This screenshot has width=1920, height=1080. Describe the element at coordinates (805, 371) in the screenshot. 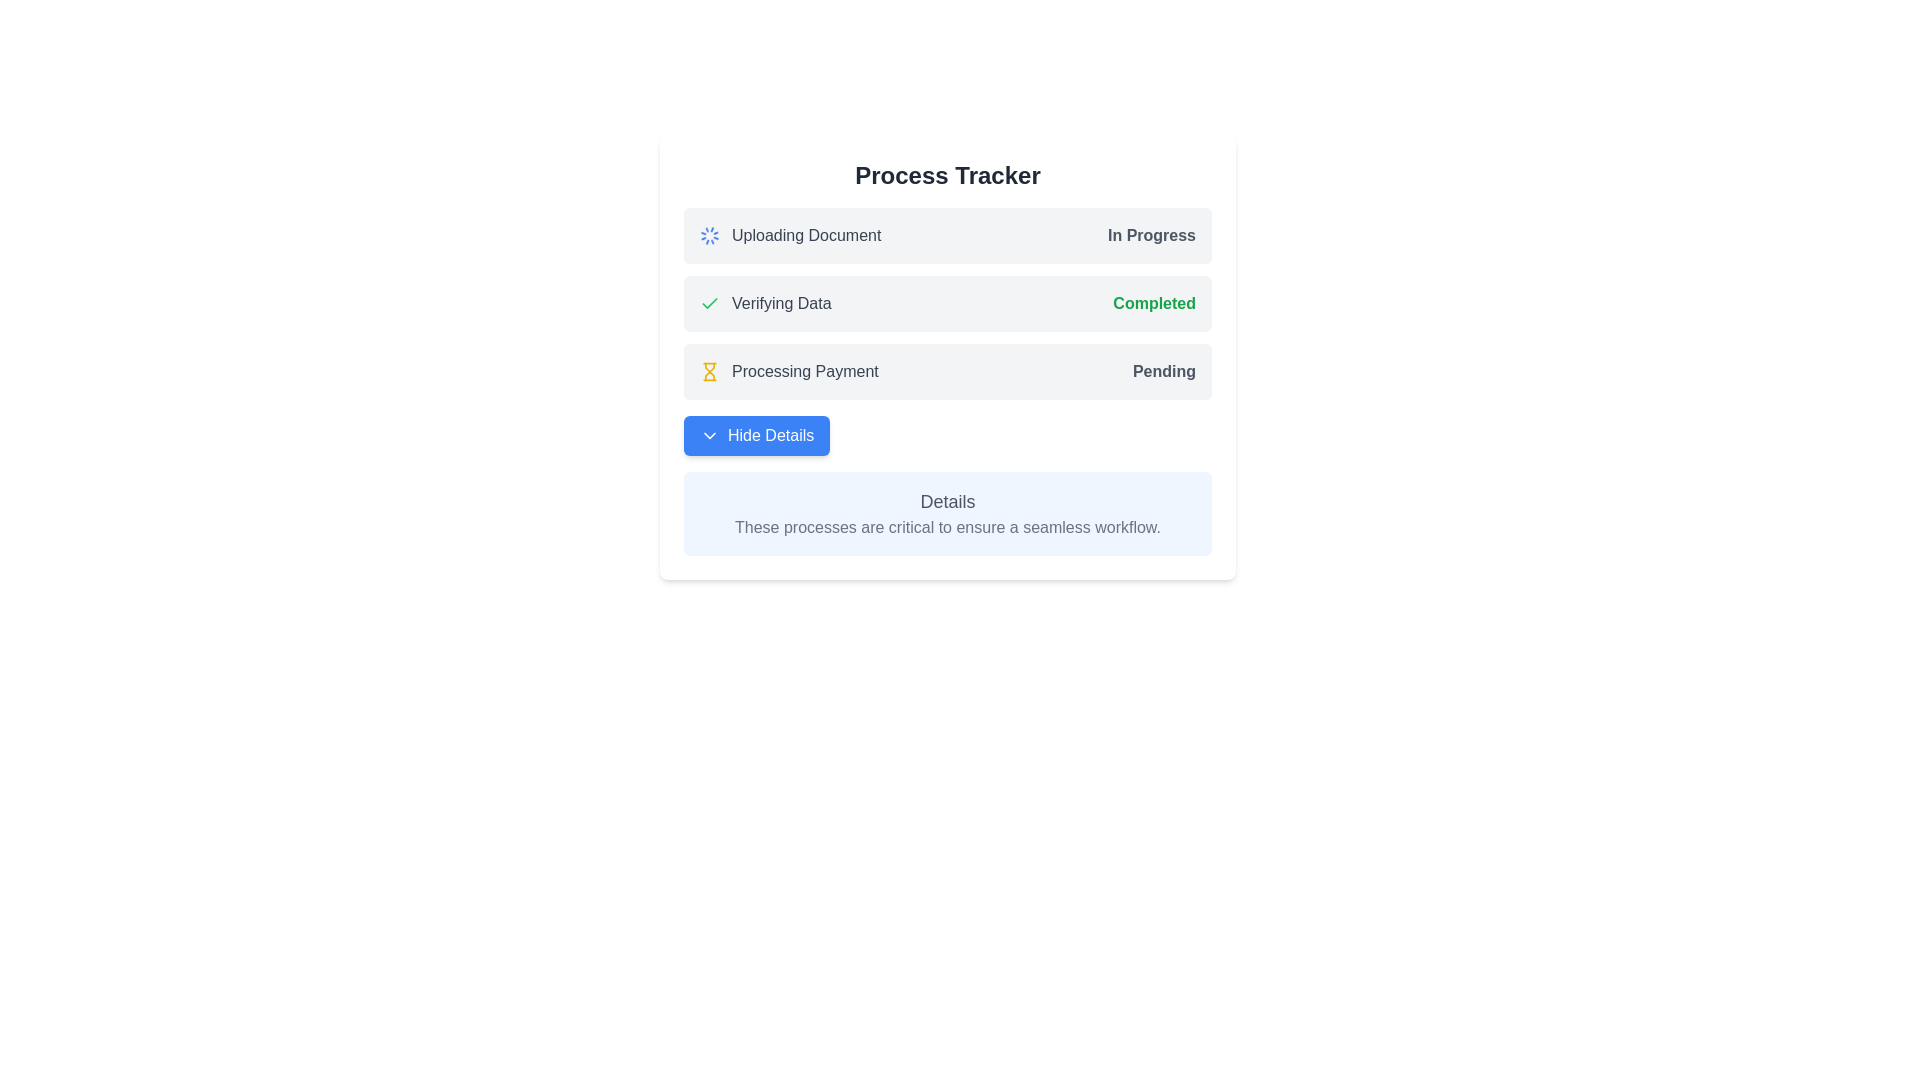

I see `the 'Processing Payment' text label, which is styled in gray color with medium font weight, located in the 'Process Tracker' list as the third entry, below 'Verifying Data' and above 'Pending'` at that location.